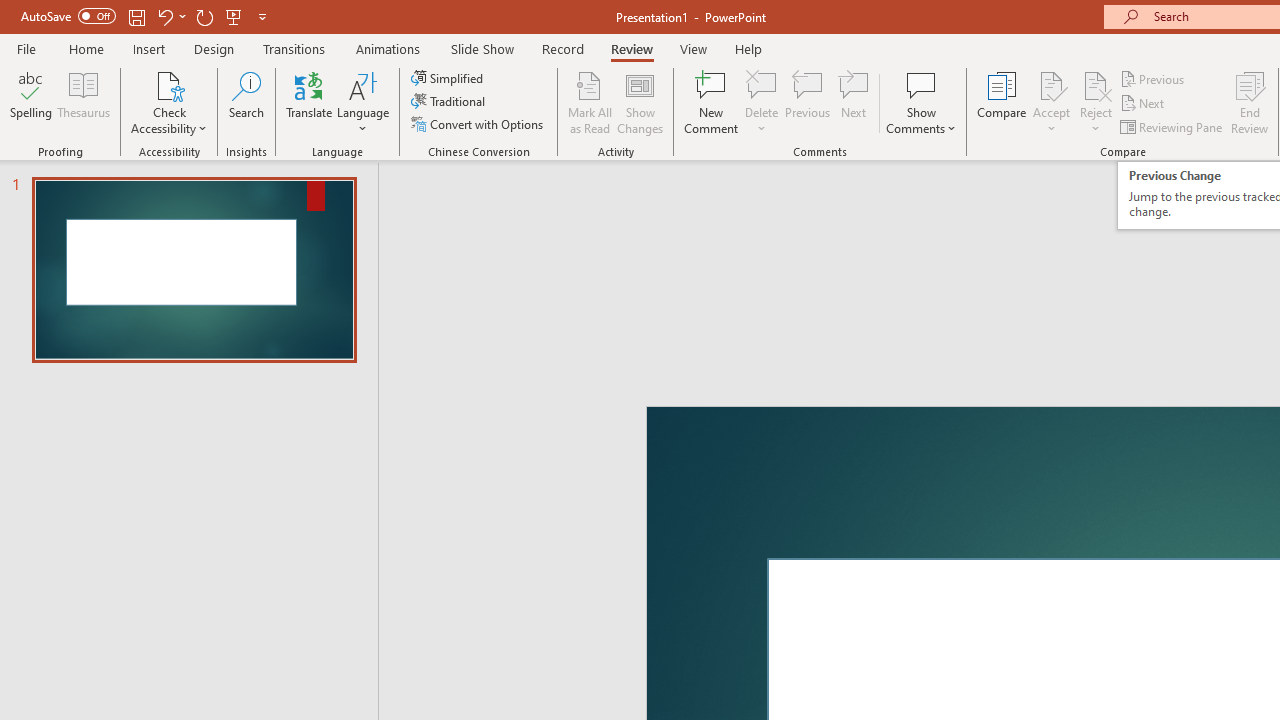  What do you see at coordinates (1050, 103) in the screenshot?
I see `'Accept'` at bounding box center [1050, 103].